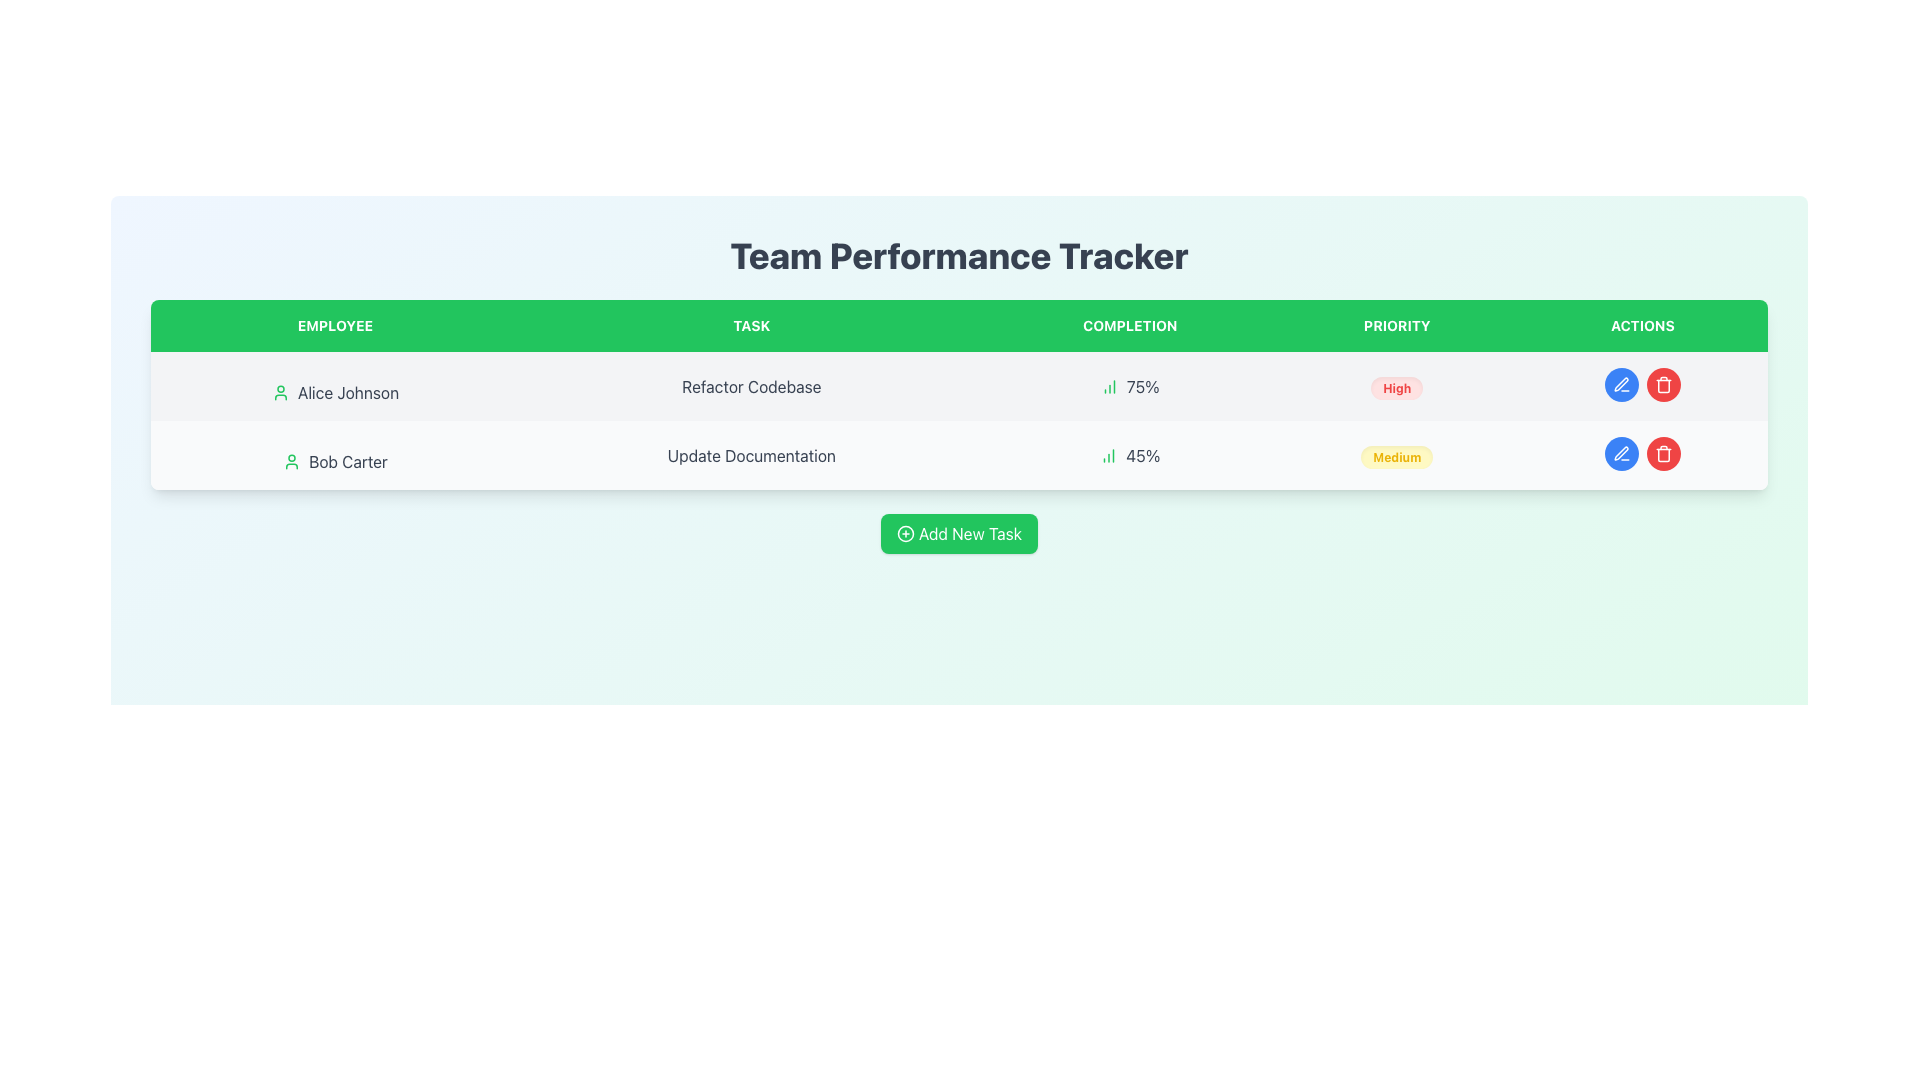 The height and width of the screenshot is (1080, 1920). What do you see at coordinates (1663, 455) in the screenshot?
I see `the trashcan icon located in the second row of the 'Actions' column, next to the 'Edit' icon for the 'Bob Carter' entry` at bounding box center [1663, 455].